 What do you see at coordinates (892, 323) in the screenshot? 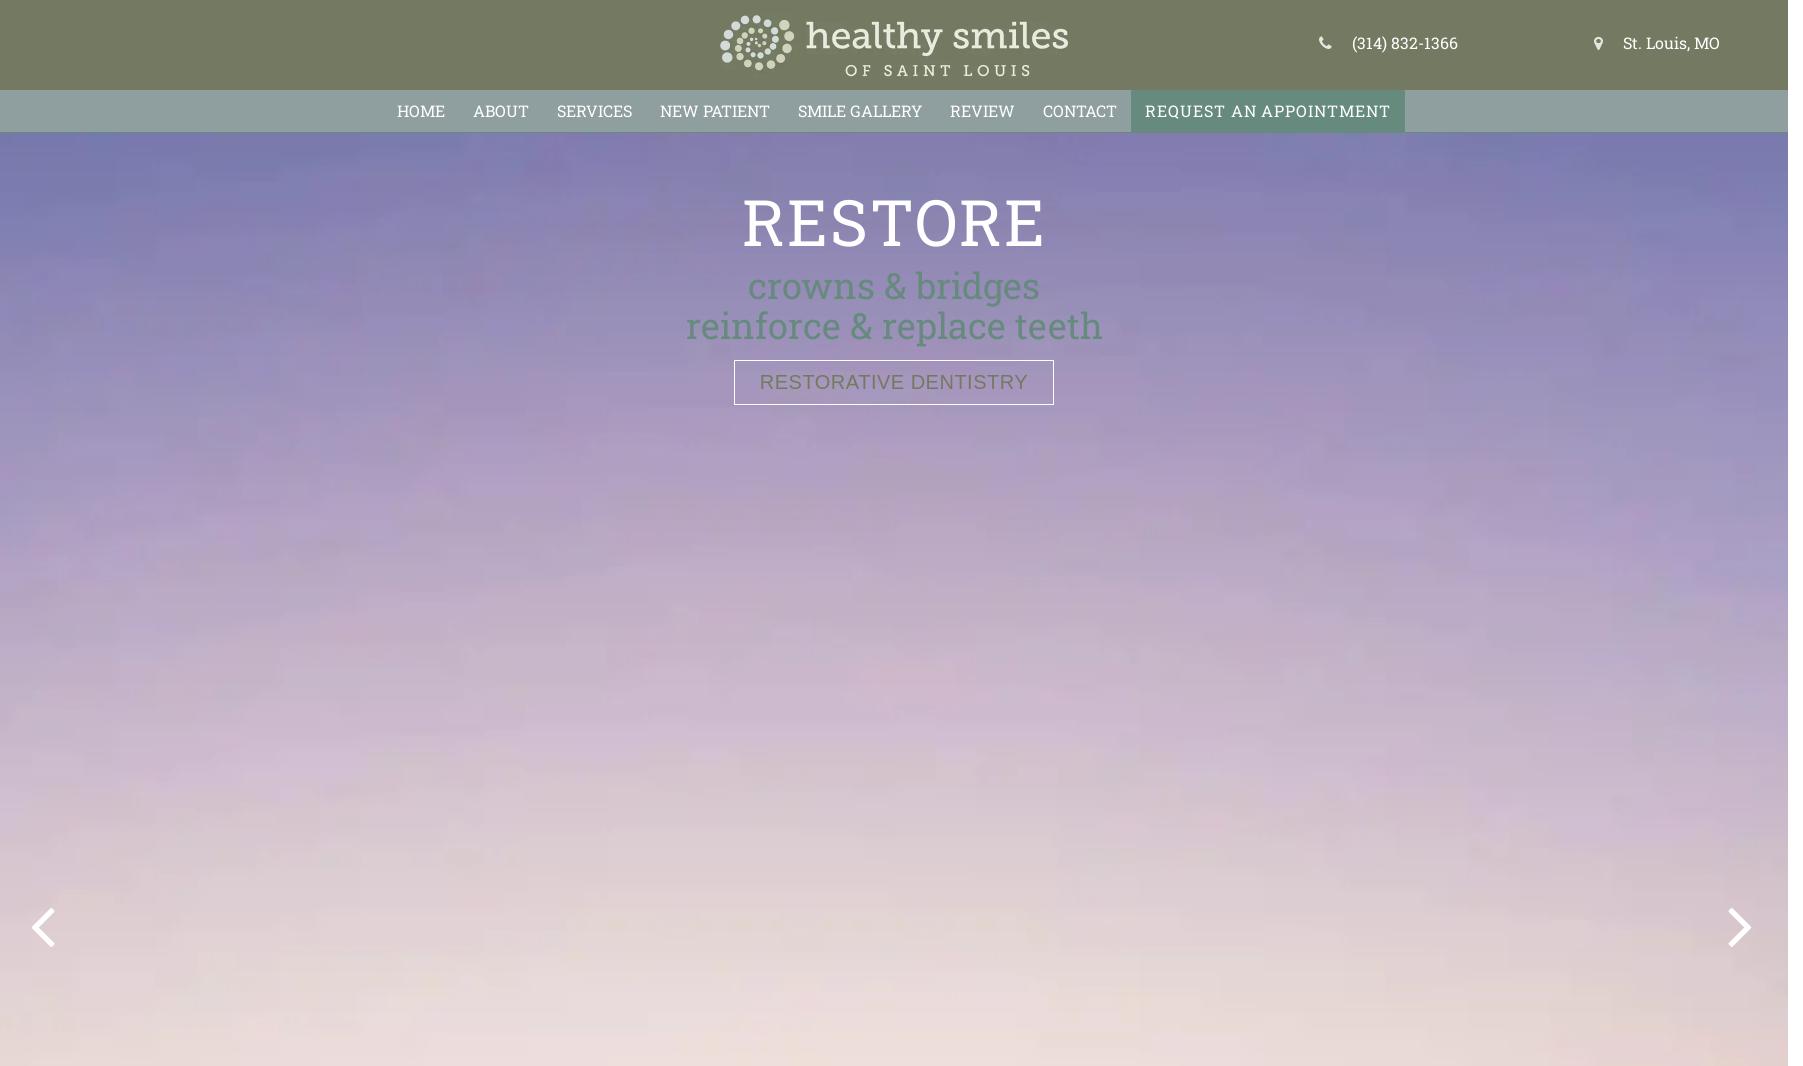
I see `'to life with dental implants.'` at bounding box center [892, 323].